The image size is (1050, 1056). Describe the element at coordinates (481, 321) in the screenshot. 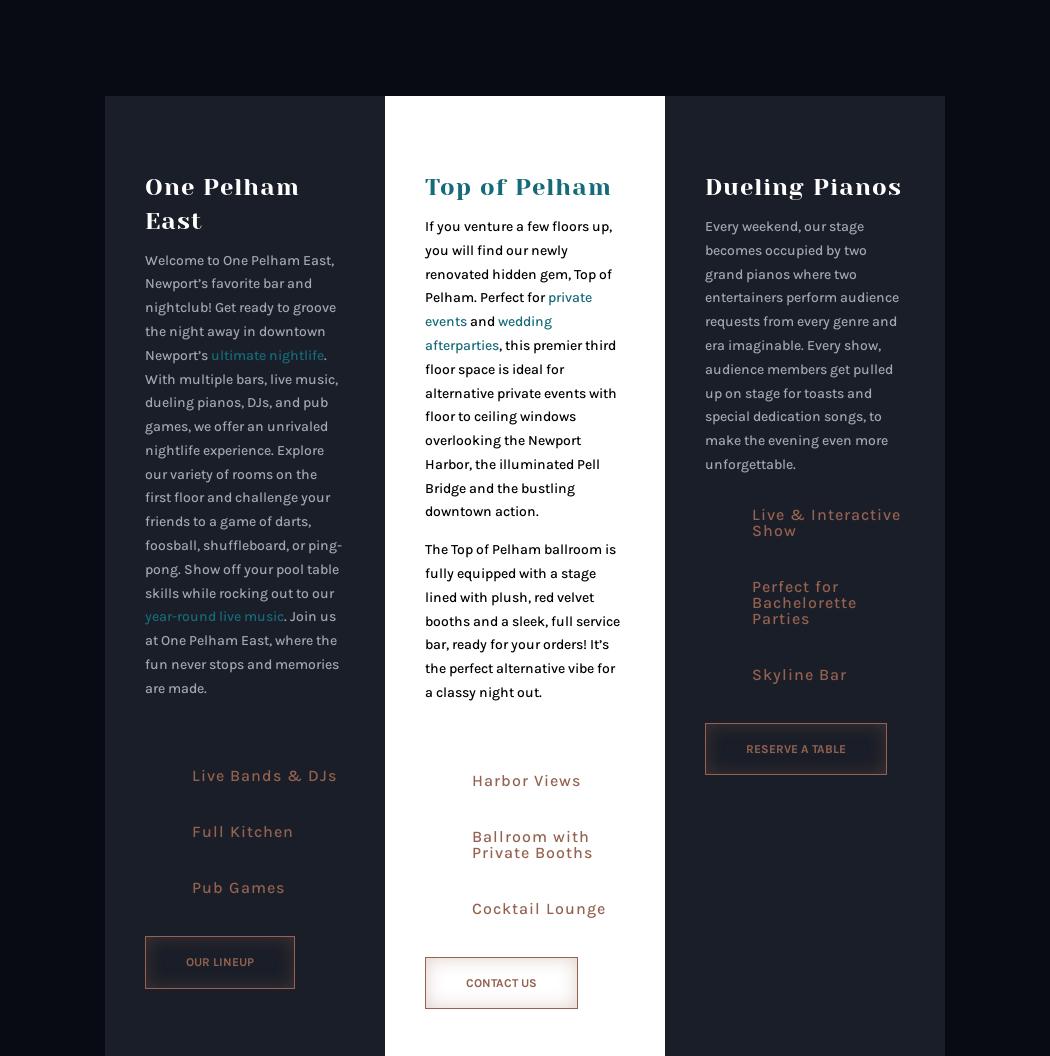

I see `'and'` at that location.